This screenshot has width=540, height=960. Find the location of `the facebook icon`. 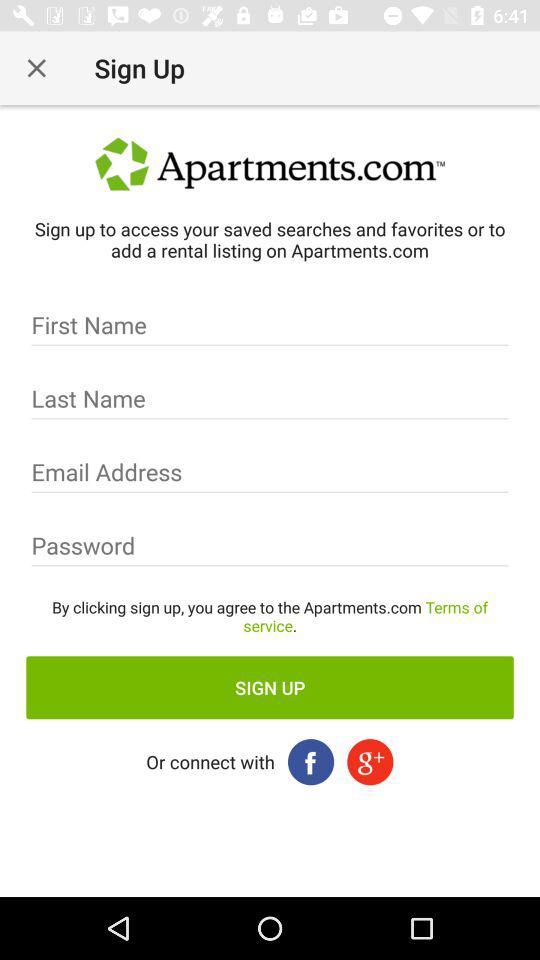

the facebook icon is located at coordinates (311, 761).